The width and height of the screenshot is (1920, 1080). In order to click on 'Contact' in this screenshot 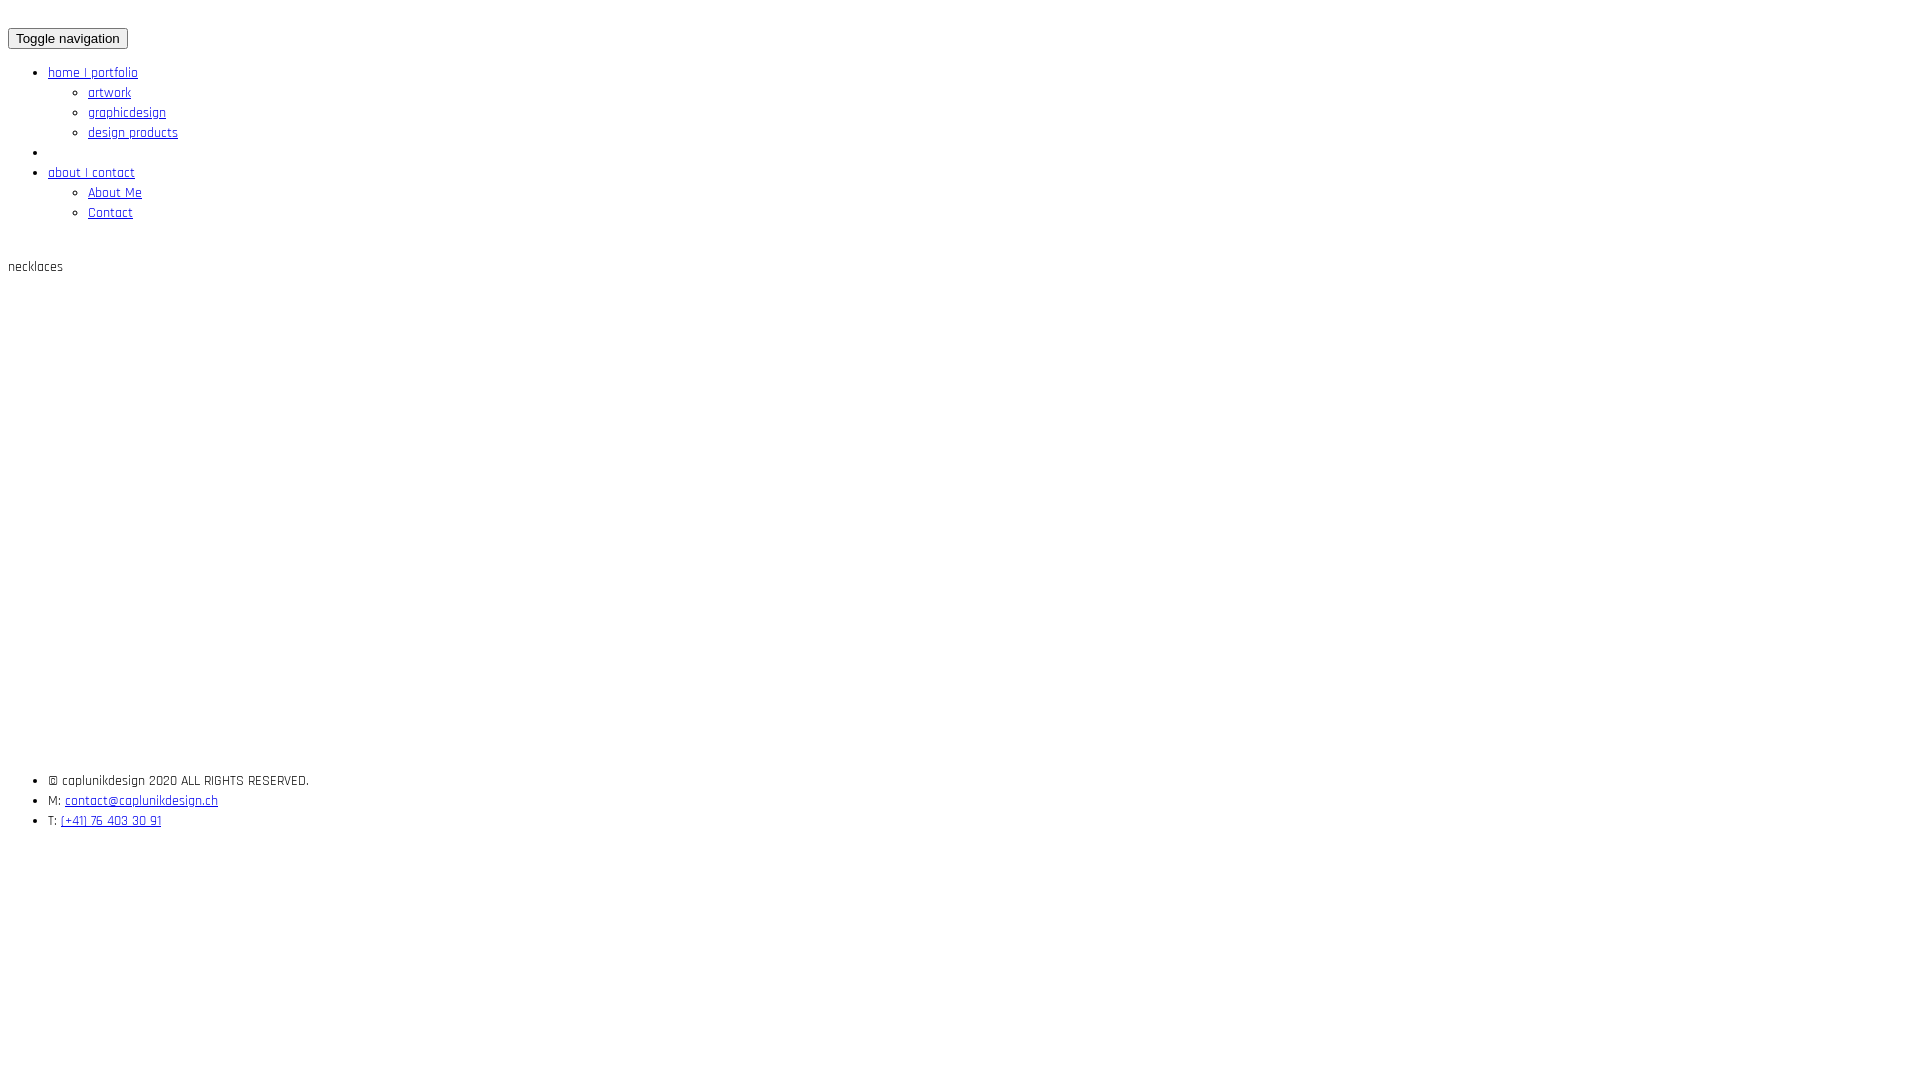, I will do `click(86, 212)`.